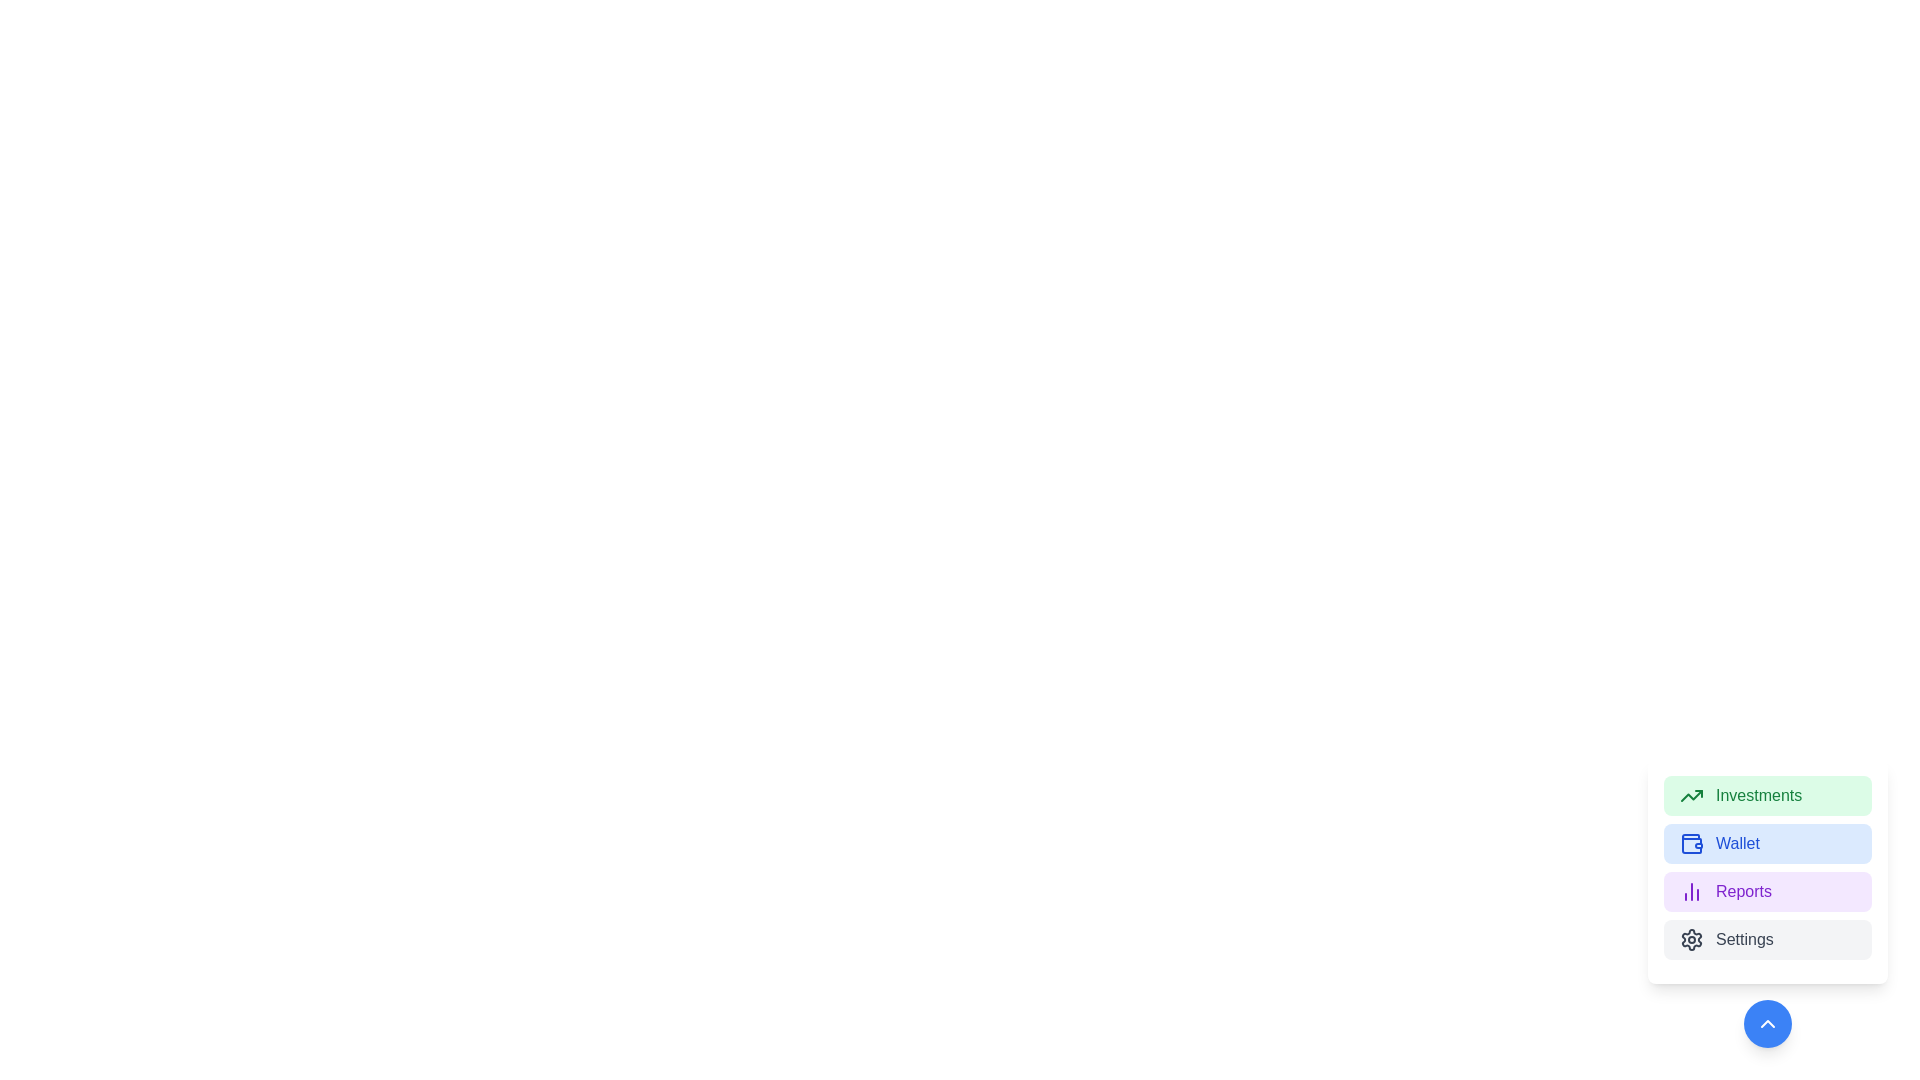  I want to click on the 'Investments' button, so click(1767, 794).